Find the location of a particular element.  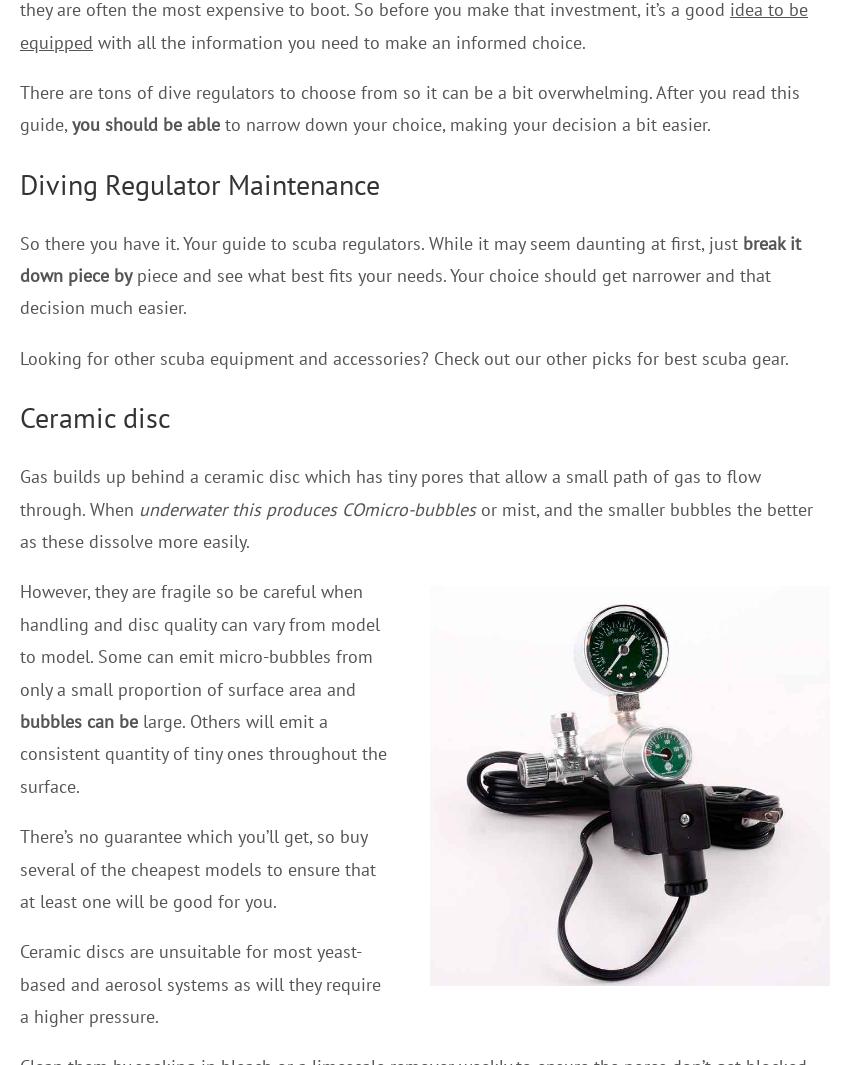

'Gas builds up behind a ceramic disc which has tiny pores that allow a small path of gas to flow through. When' is located at coordinates (390, 491).